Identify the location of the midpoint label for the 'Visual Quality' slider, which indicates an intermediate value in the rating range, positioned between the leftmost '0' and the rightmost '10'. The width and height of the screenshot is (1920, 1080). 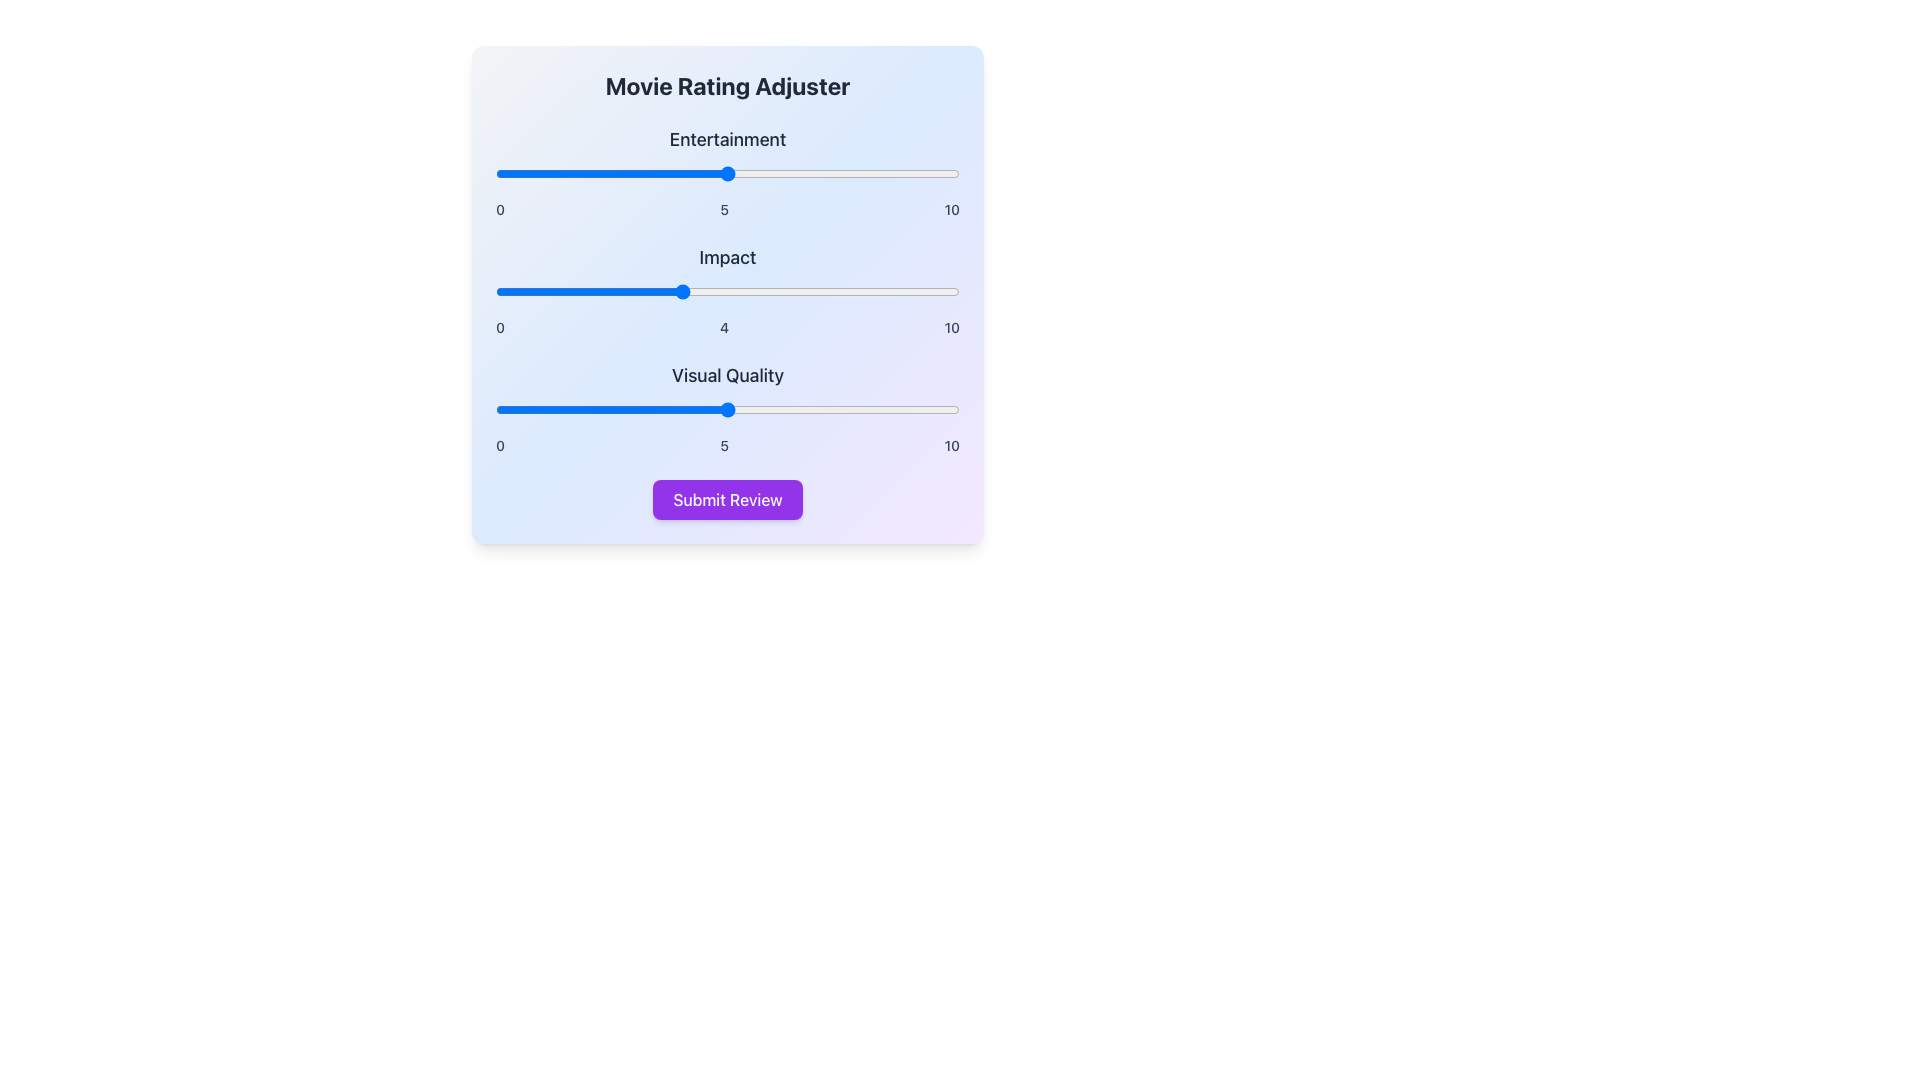
(723, 209).